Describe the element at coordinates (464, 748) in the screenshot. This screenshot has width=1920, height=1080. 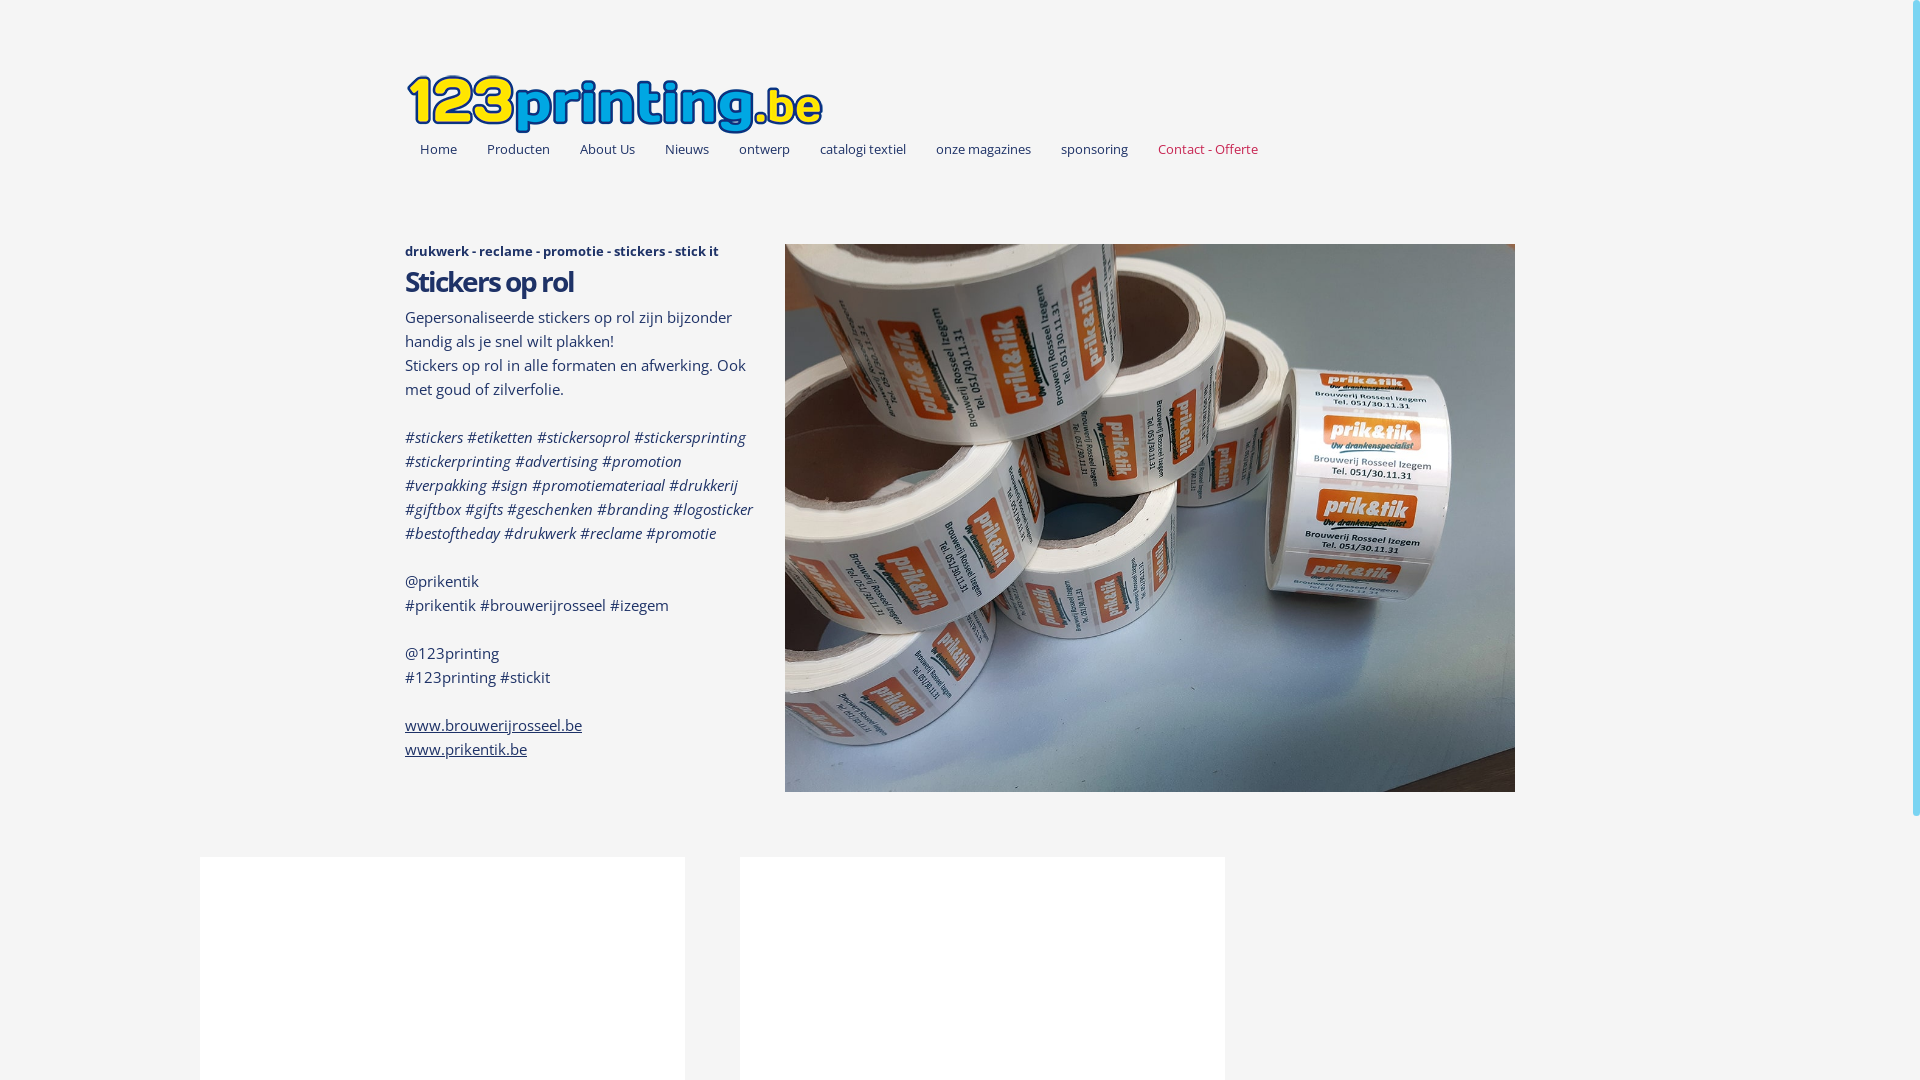
I see `'www.prikentik.be'` at that location.